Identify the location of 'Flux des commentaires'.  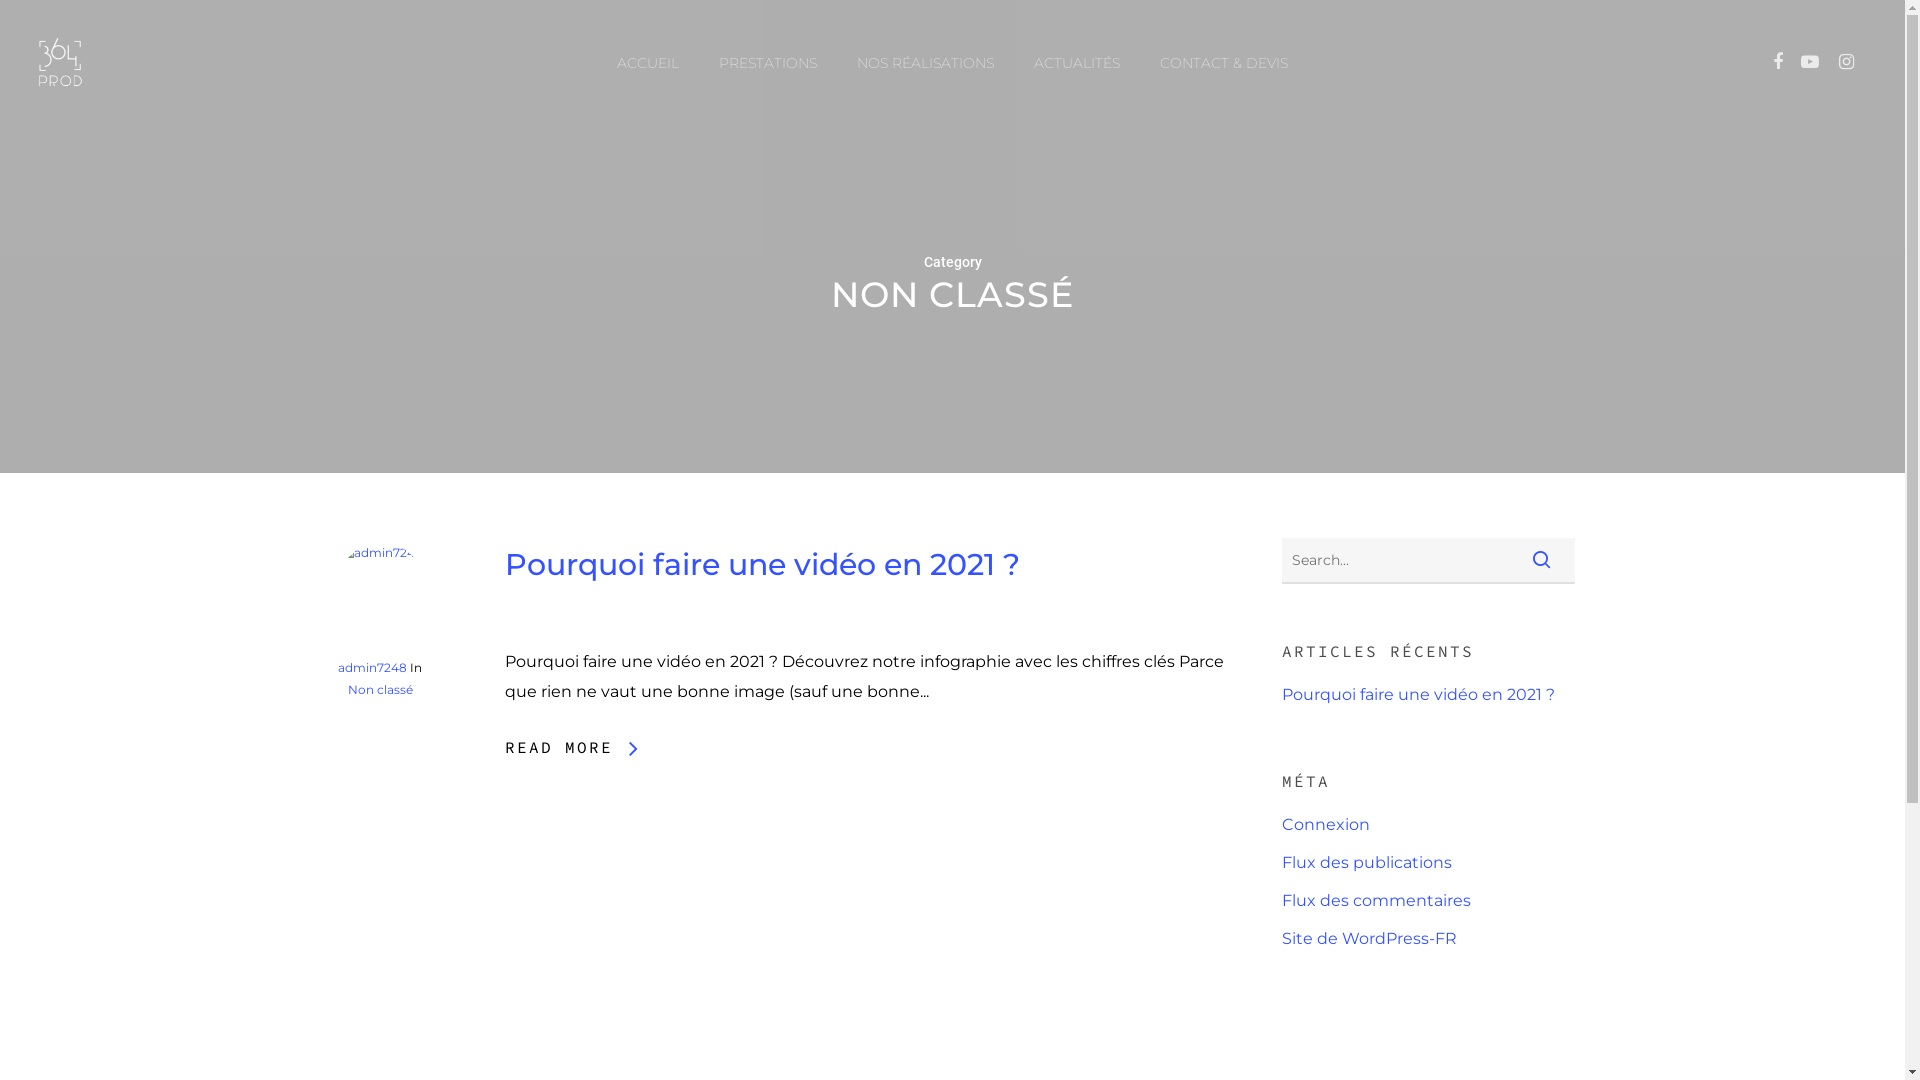
(1281, 901).